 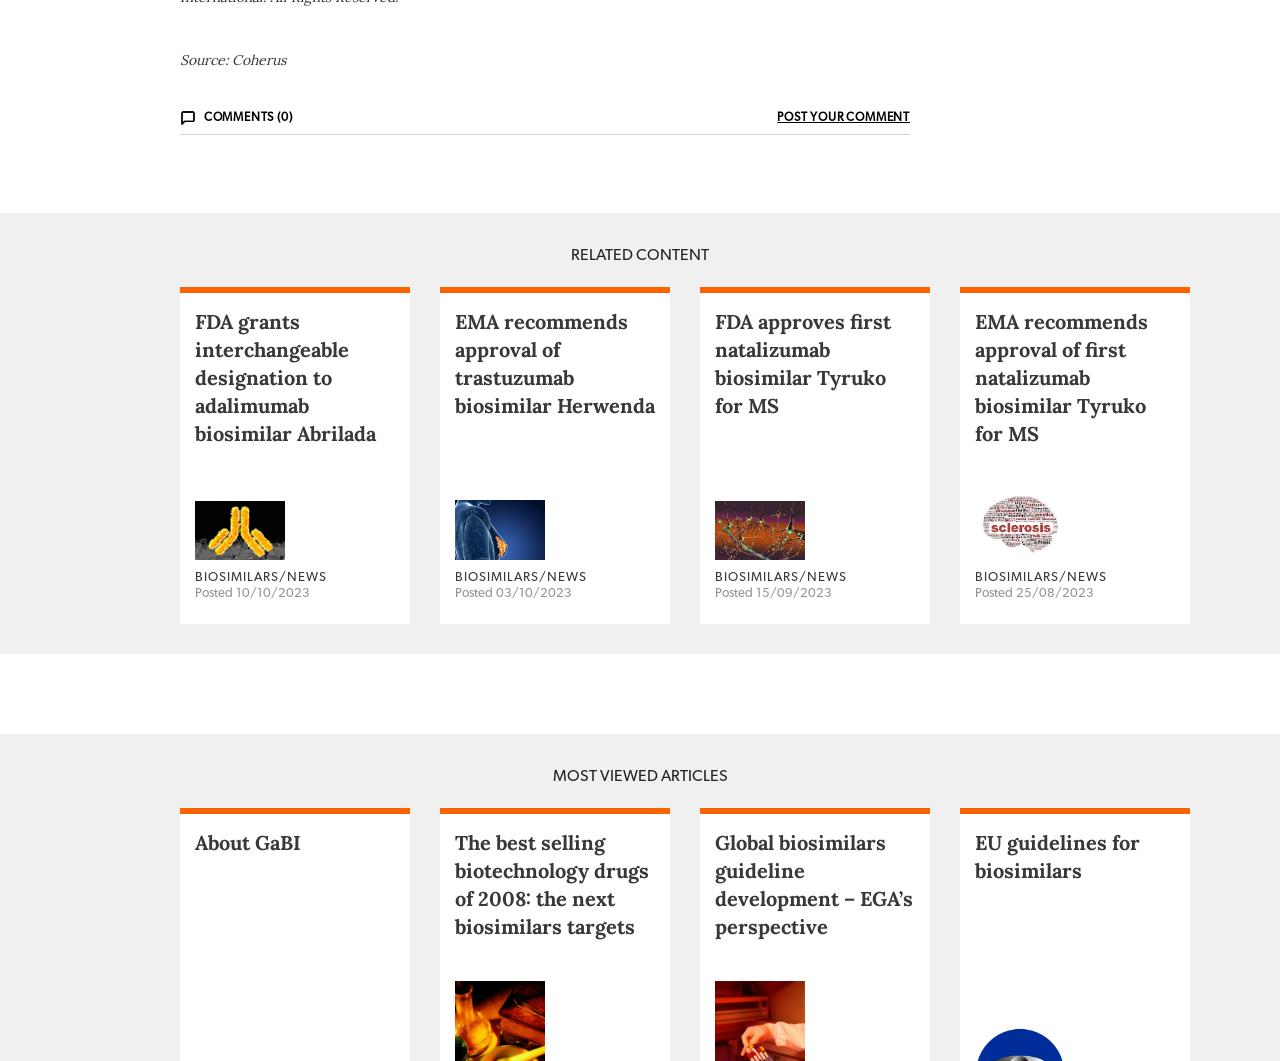 I want to click on 'Source: Coherus', so click(x=232, y=138).